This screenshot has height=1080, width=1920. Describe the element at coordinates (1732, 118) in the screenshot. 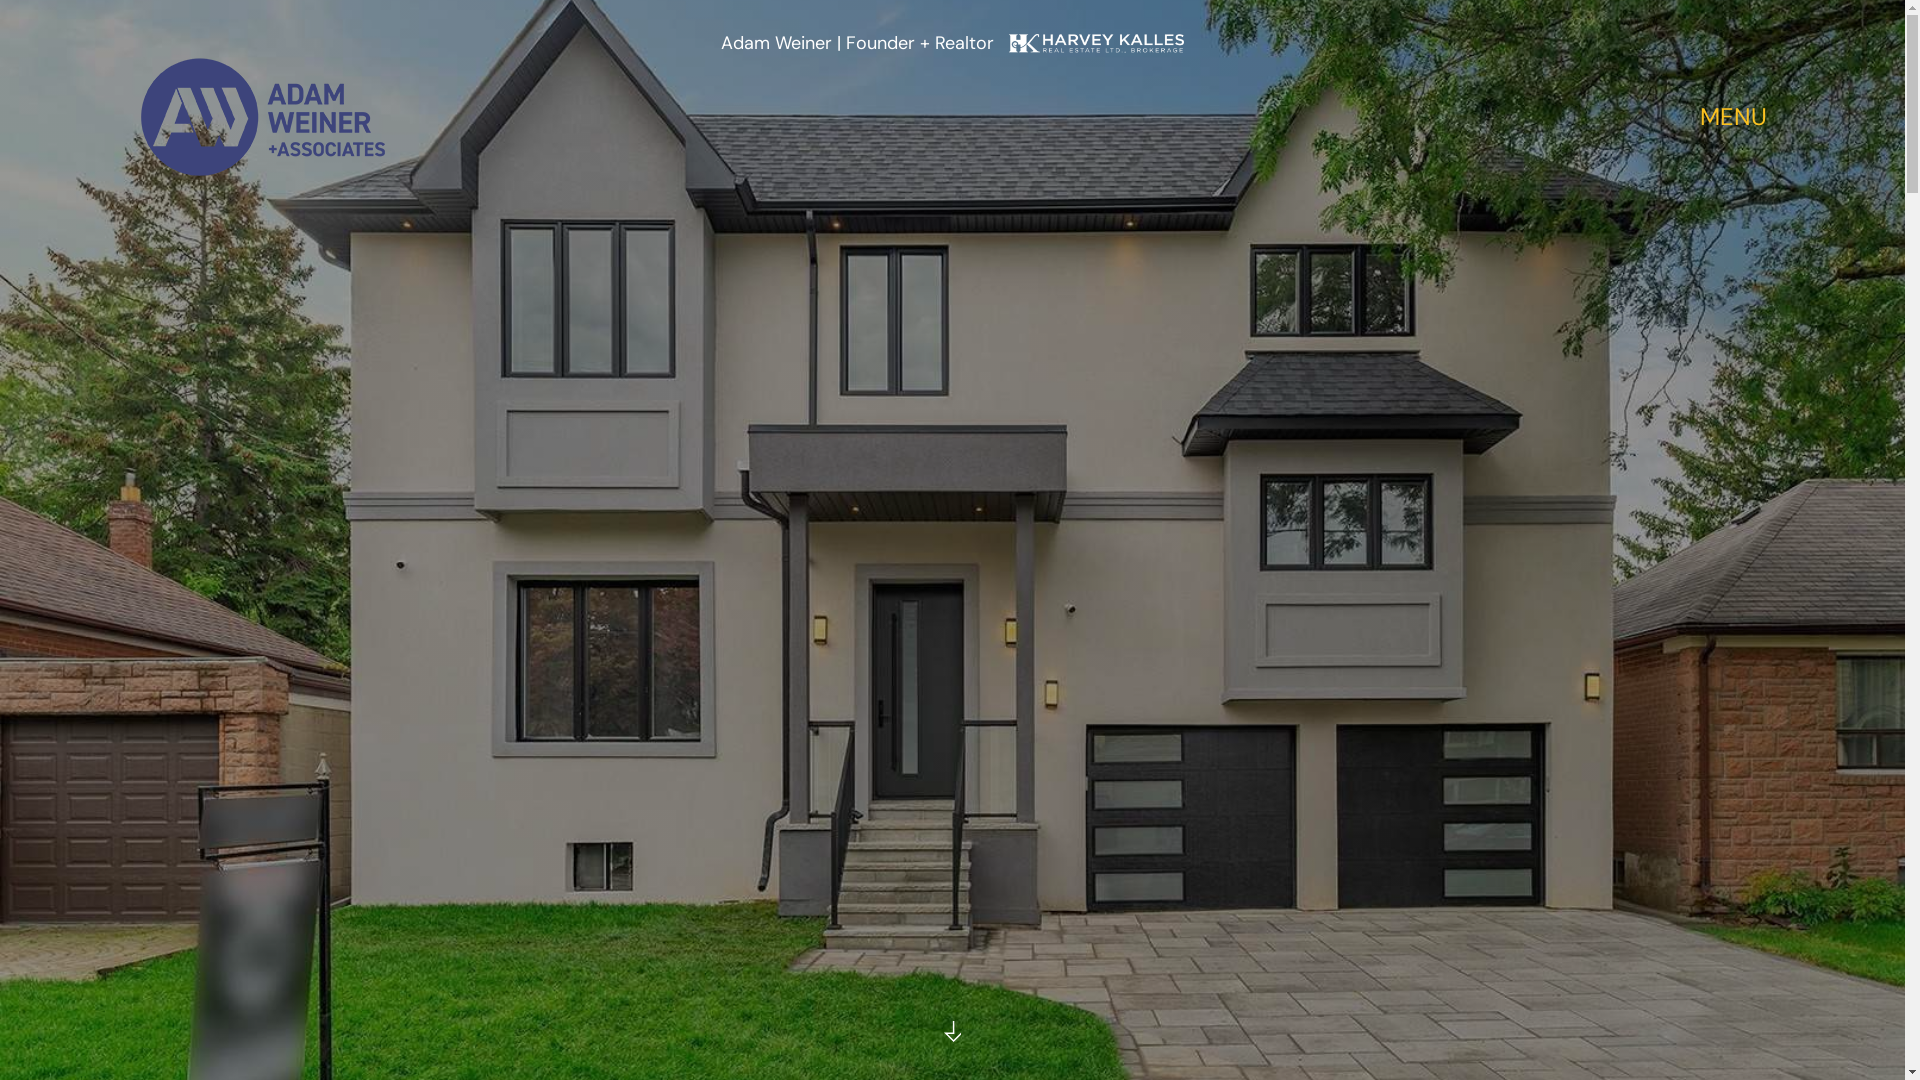

I see `'MENU'` at that location.